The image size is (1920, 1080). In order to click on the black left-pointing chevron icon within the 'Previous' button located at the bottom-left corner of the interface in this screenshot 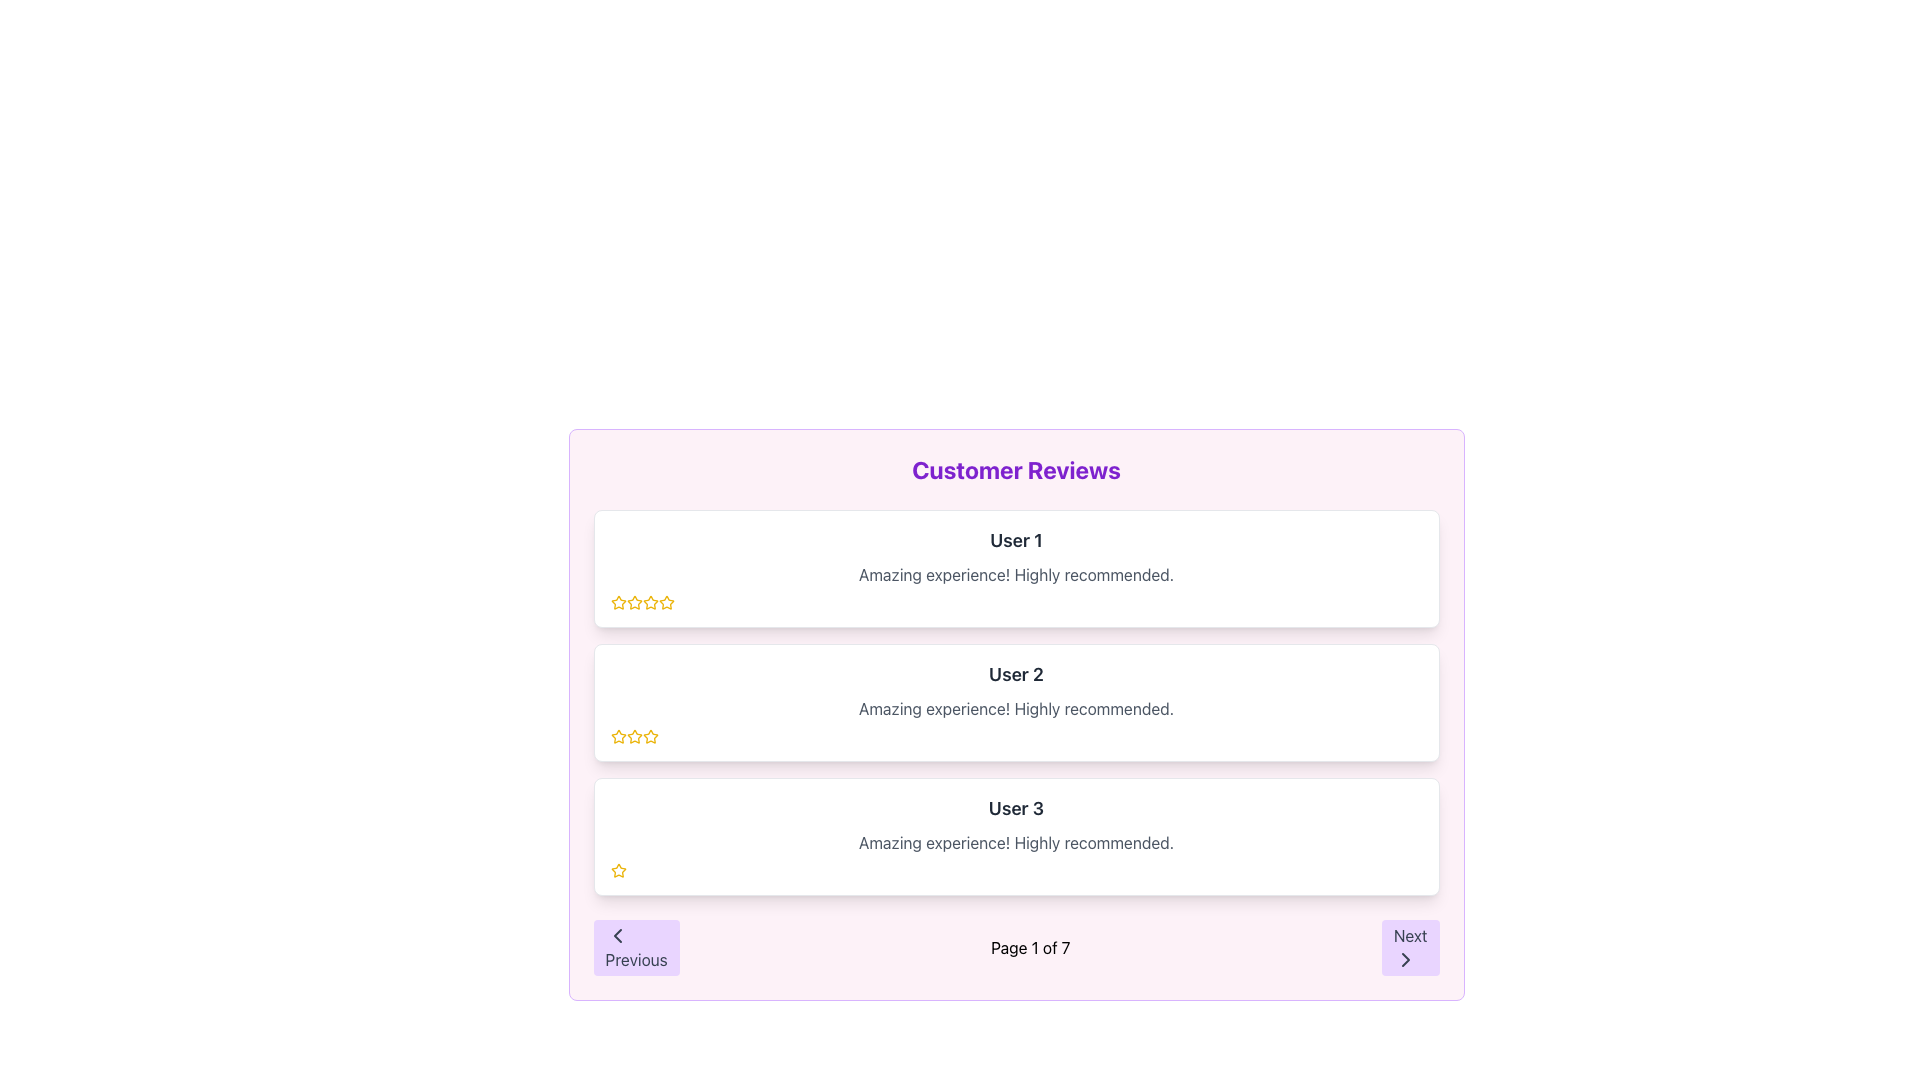, I will do `click(616, 936)`.